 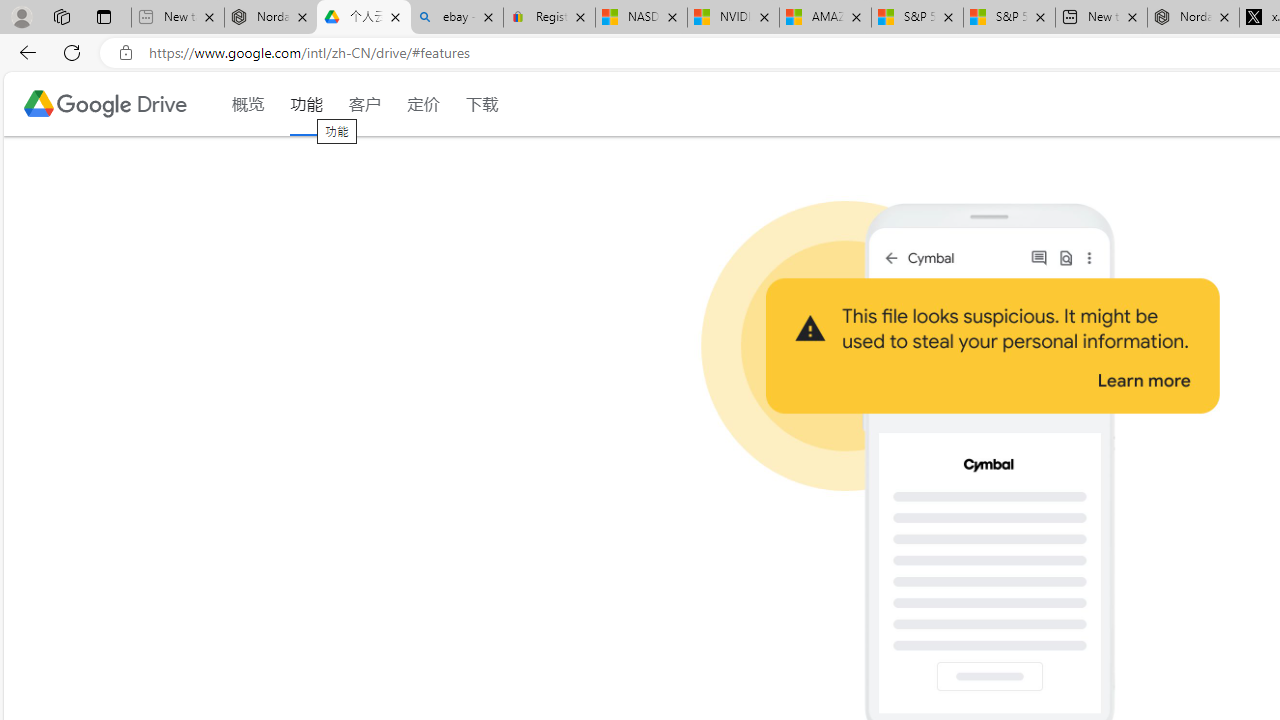 I want to click on 'S&P 500, Nasdaq end lower, weighed by Nvidia dip | Watch', so click(x=1009, y=17).